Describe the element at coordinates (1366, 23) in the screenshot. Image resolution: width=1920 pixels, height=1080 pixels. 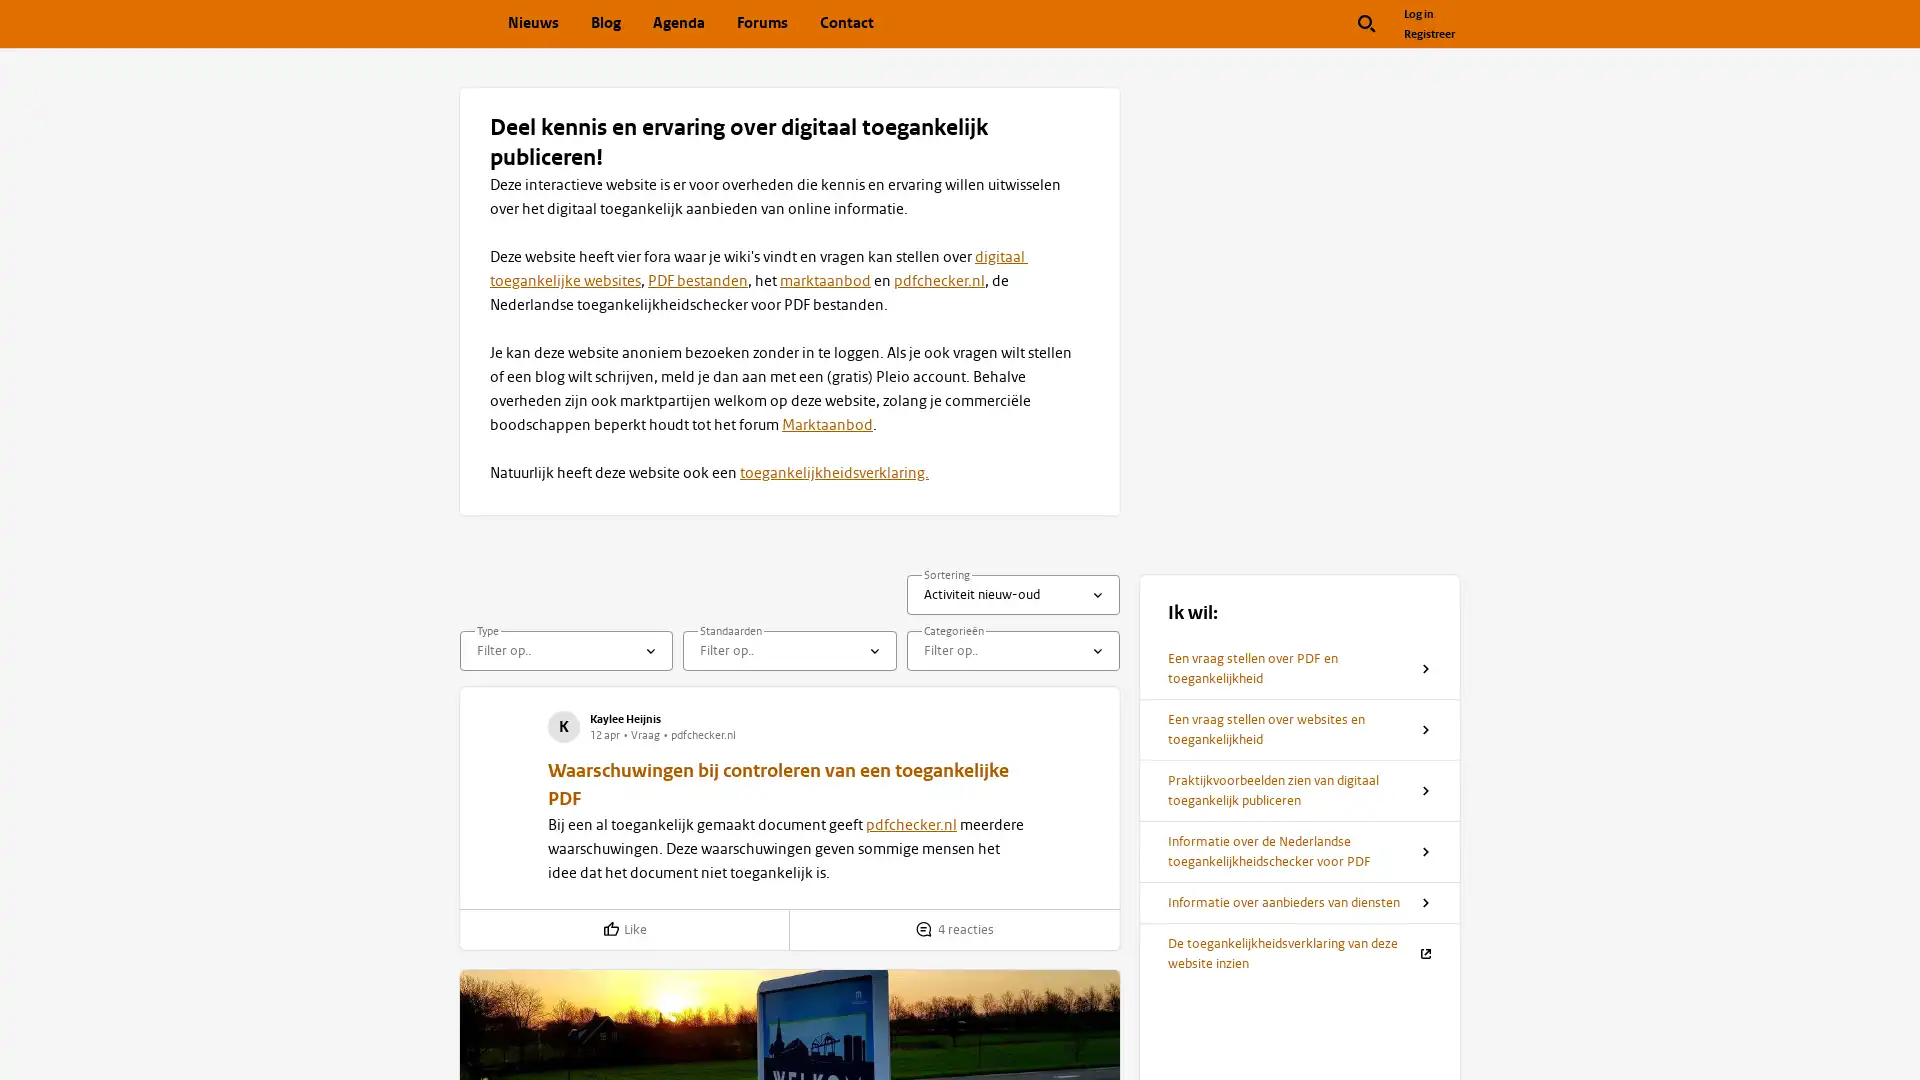
I see `Zoek` at that location.